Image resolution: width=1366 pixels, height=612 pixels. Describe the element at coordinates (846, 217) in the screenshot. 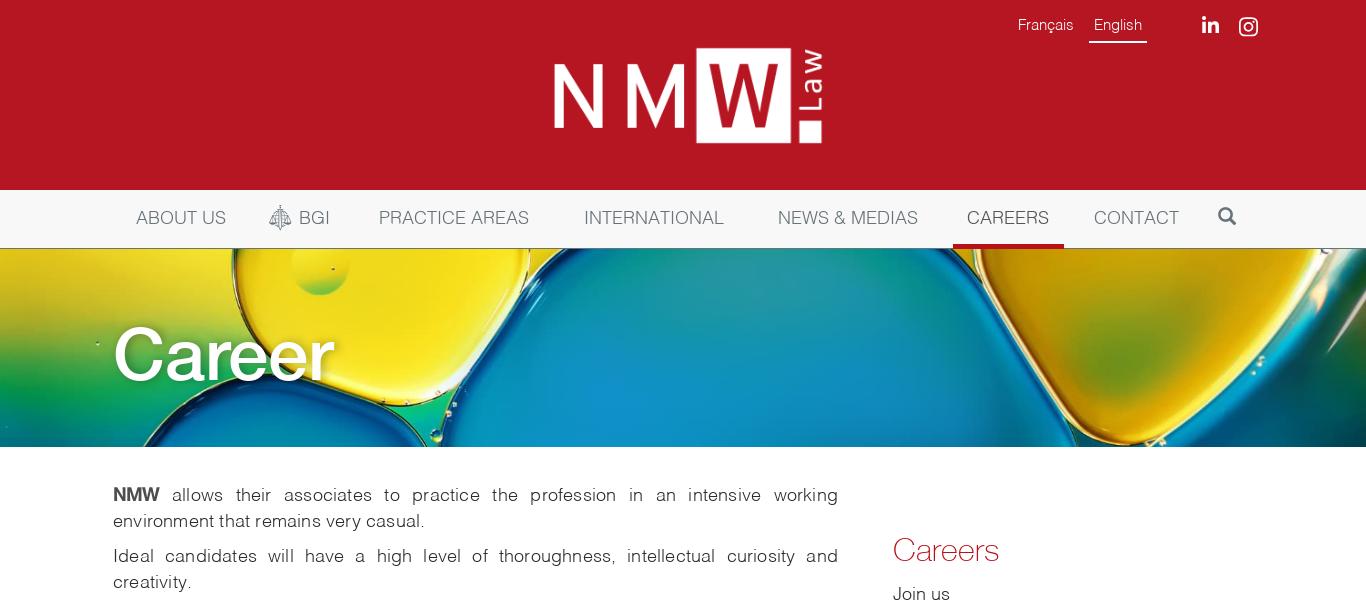

I see `'NEWS & MEDIAS'` at that location.